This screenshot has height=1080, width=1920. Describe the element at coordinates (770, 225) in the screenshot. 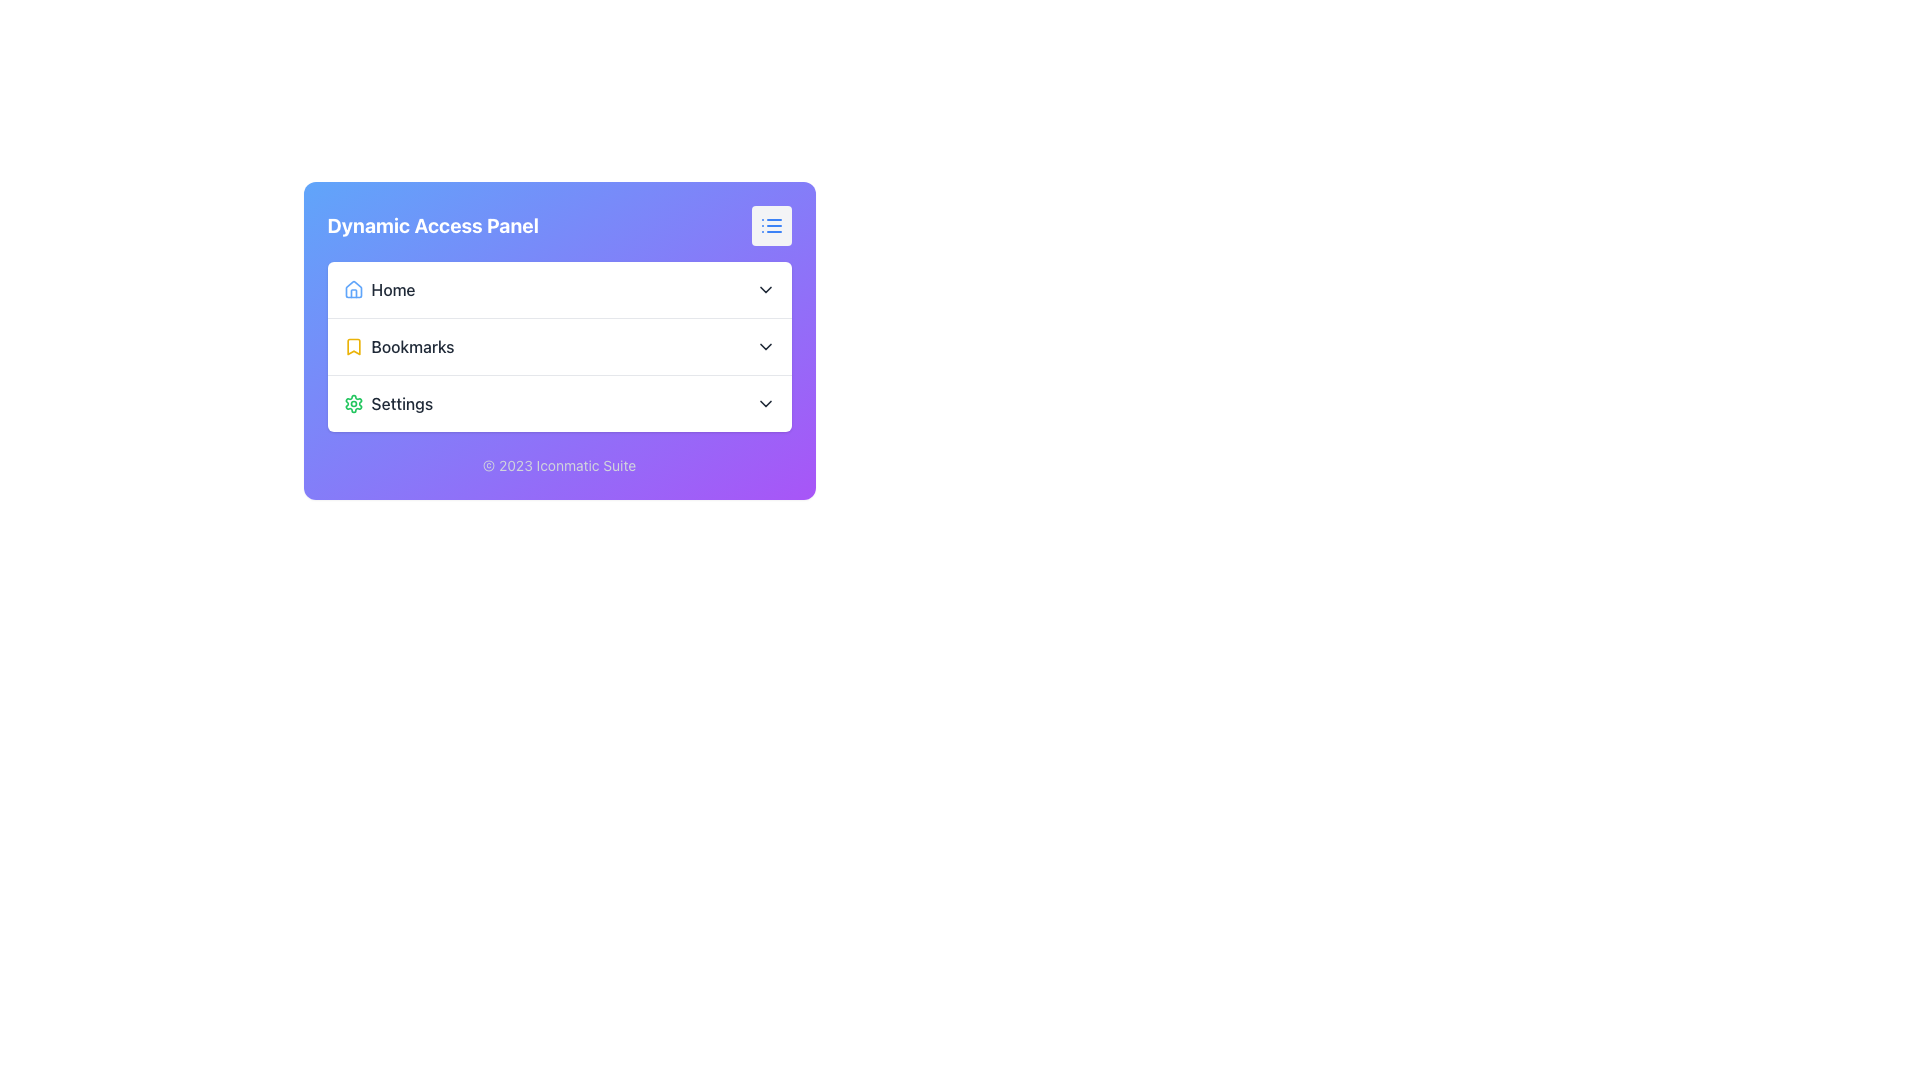

I see `the square-shaped button with rounded corners located to the right of the text 'Dynamic Access Panel' in the top-right corner of the header` at that location.